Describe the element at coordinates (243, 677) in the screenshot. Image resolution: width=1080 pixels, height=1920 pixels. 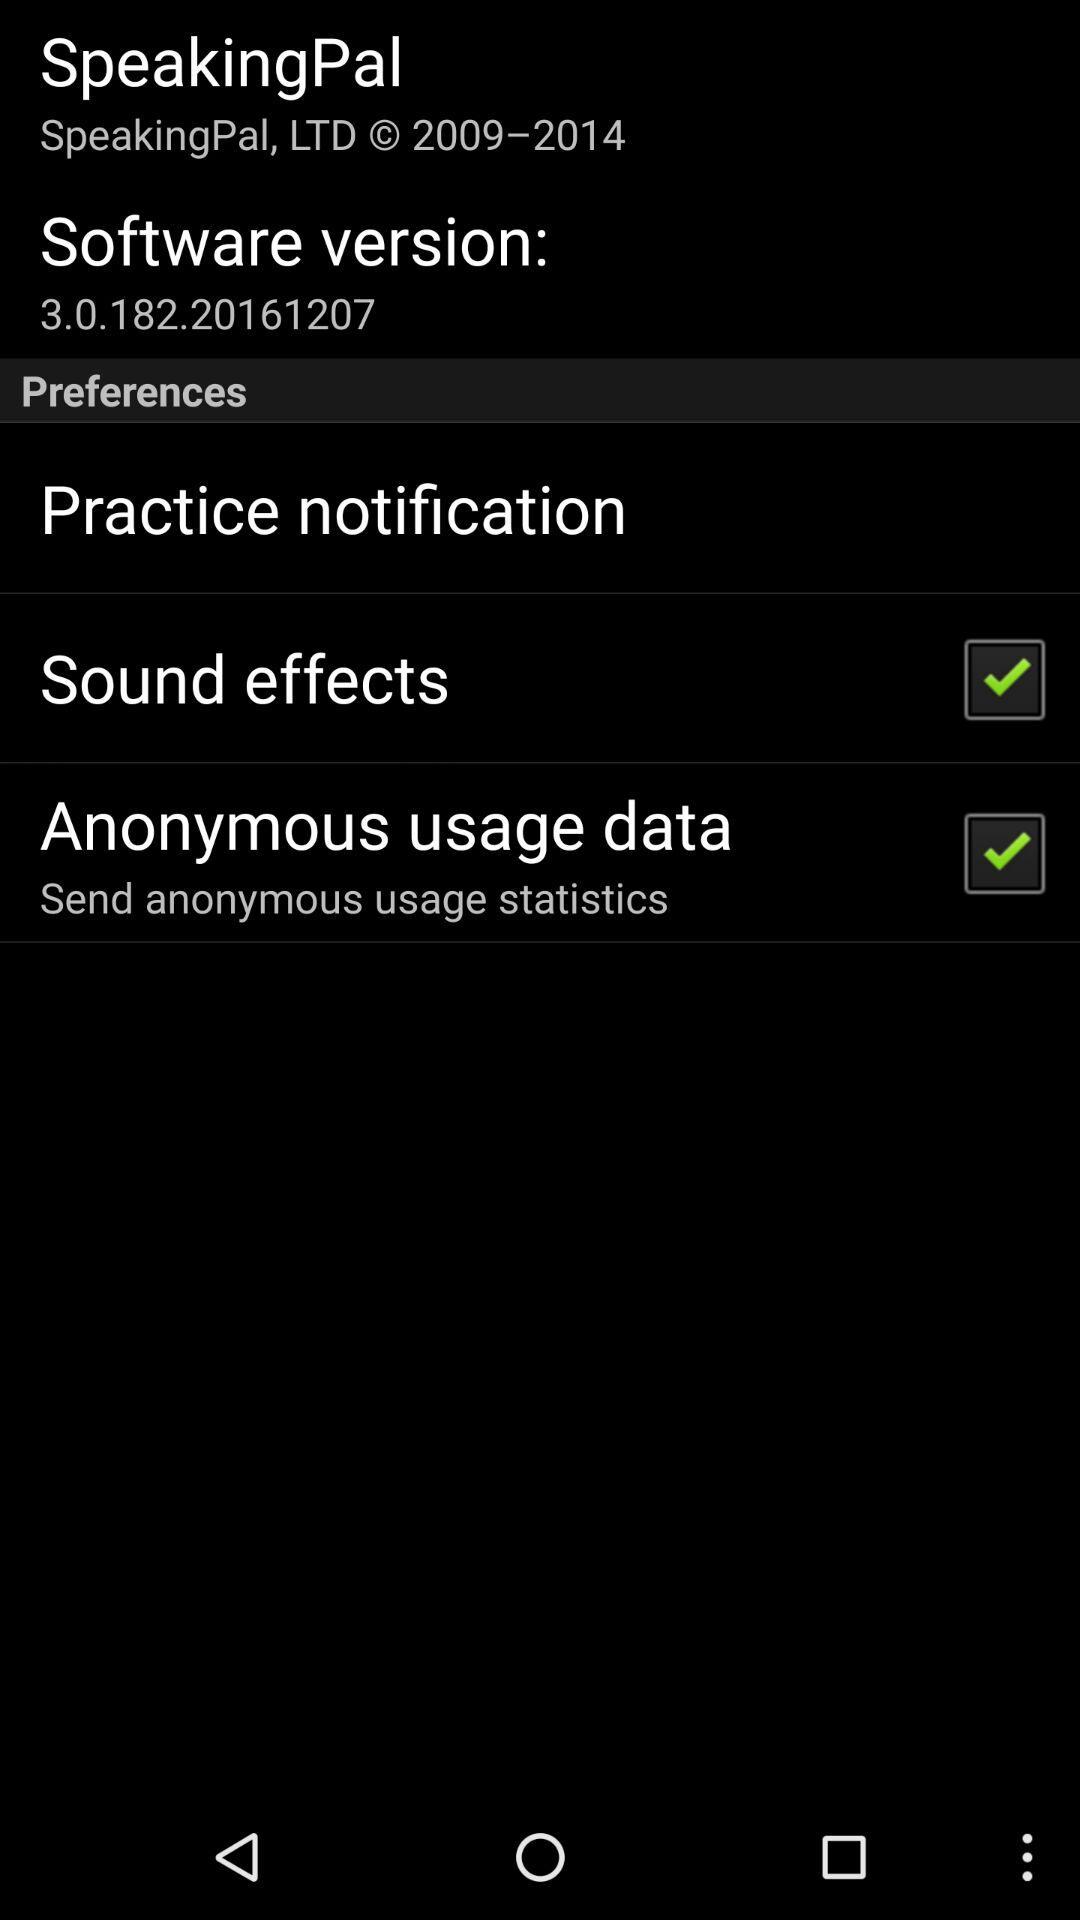
I see `app below practice notification item` at that location.